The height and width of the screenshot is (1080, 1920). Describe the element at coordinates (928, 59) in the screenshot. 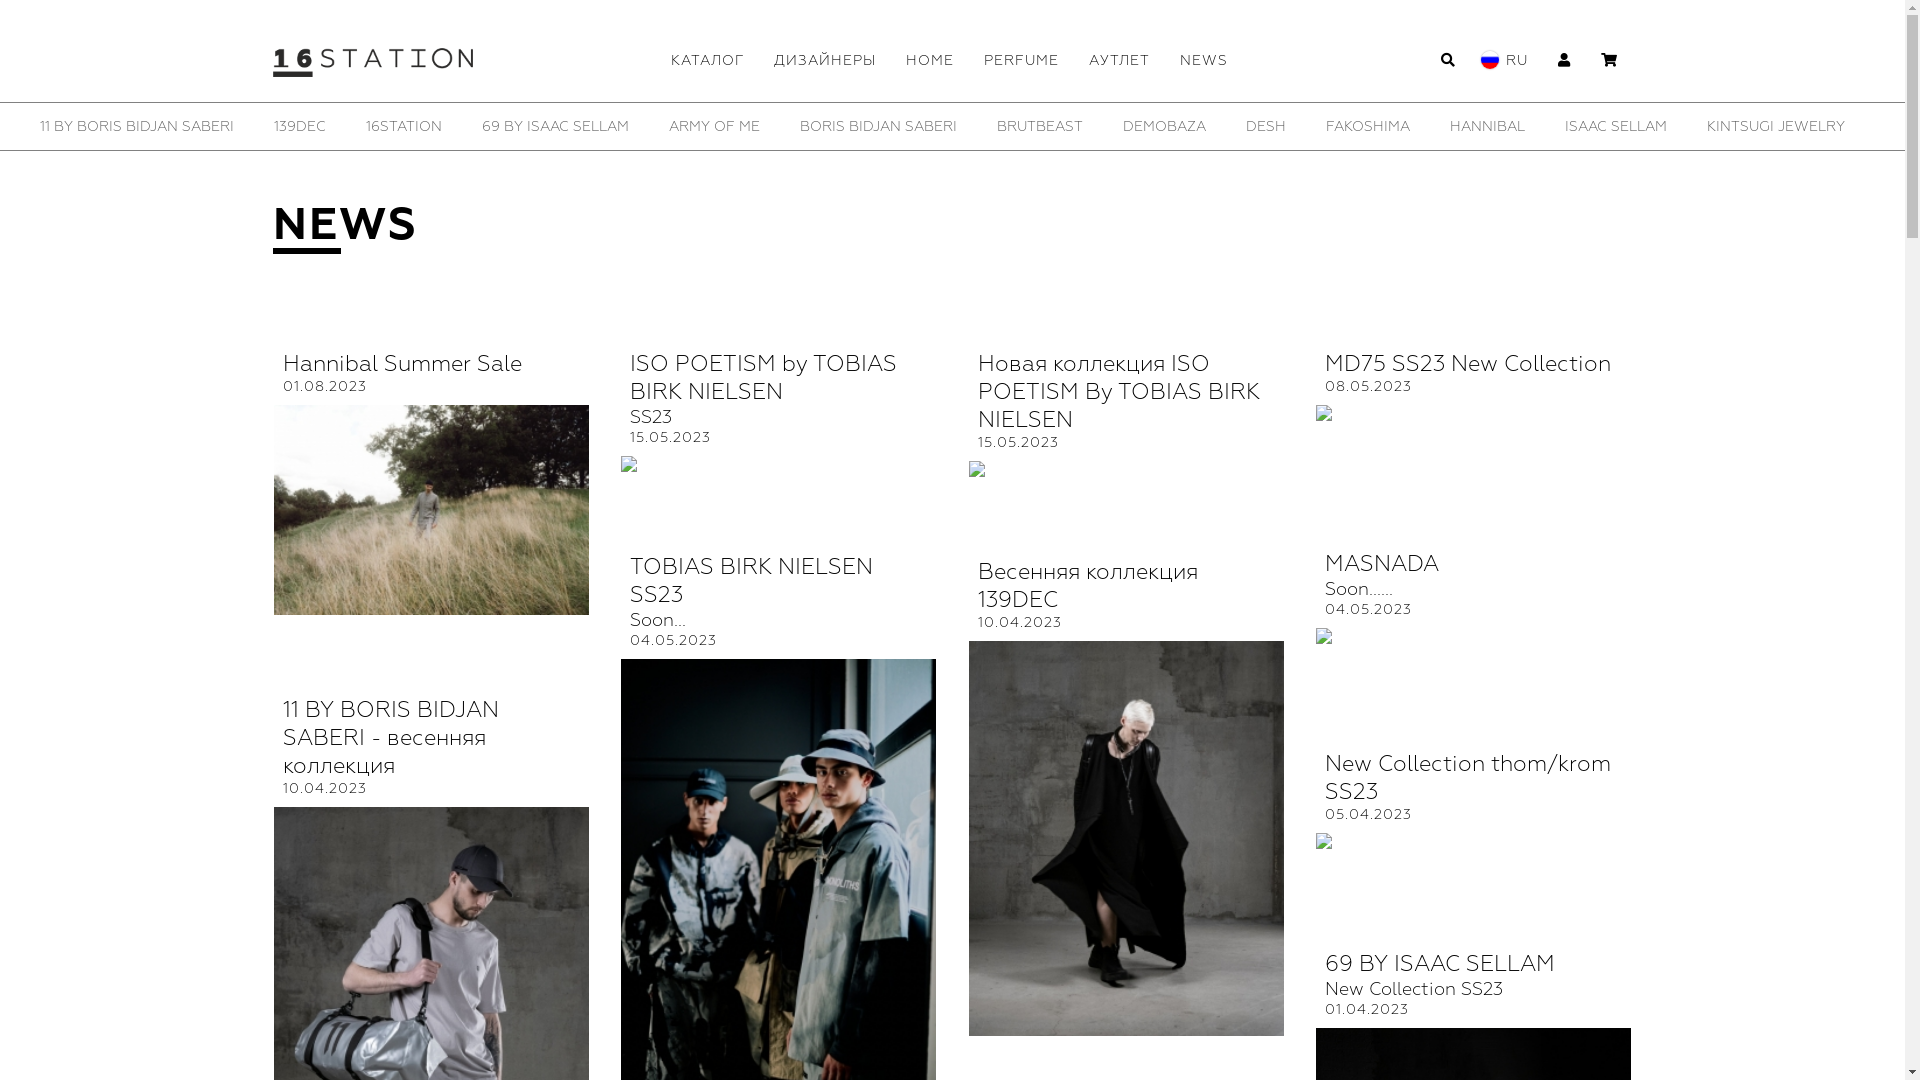

I see `'HOME'` at that location.